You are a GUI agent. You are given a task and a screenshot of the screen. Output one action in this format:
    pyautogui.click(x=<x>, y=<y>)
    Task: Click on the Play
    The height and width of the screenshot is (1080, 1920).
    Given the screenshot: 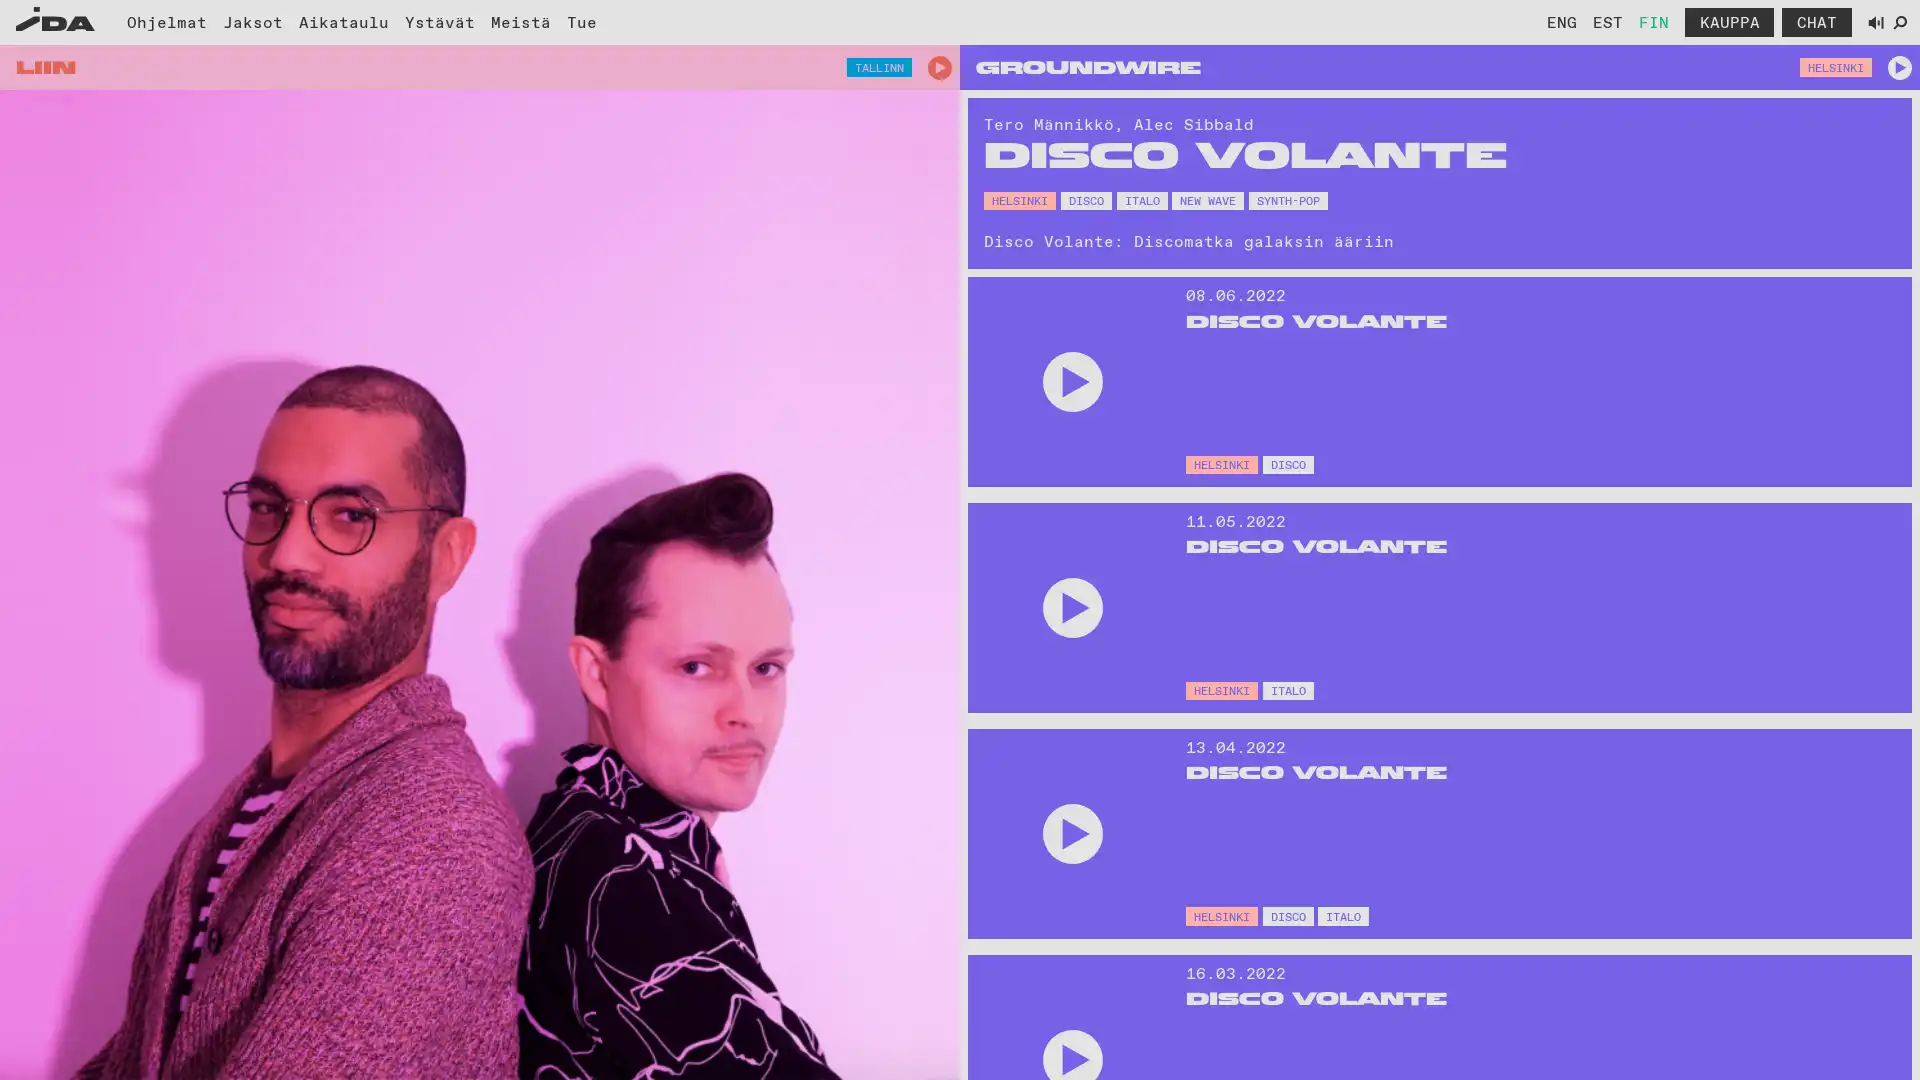 What is the action you would take?
    pyautogui.click(x=1070, y=605)
    